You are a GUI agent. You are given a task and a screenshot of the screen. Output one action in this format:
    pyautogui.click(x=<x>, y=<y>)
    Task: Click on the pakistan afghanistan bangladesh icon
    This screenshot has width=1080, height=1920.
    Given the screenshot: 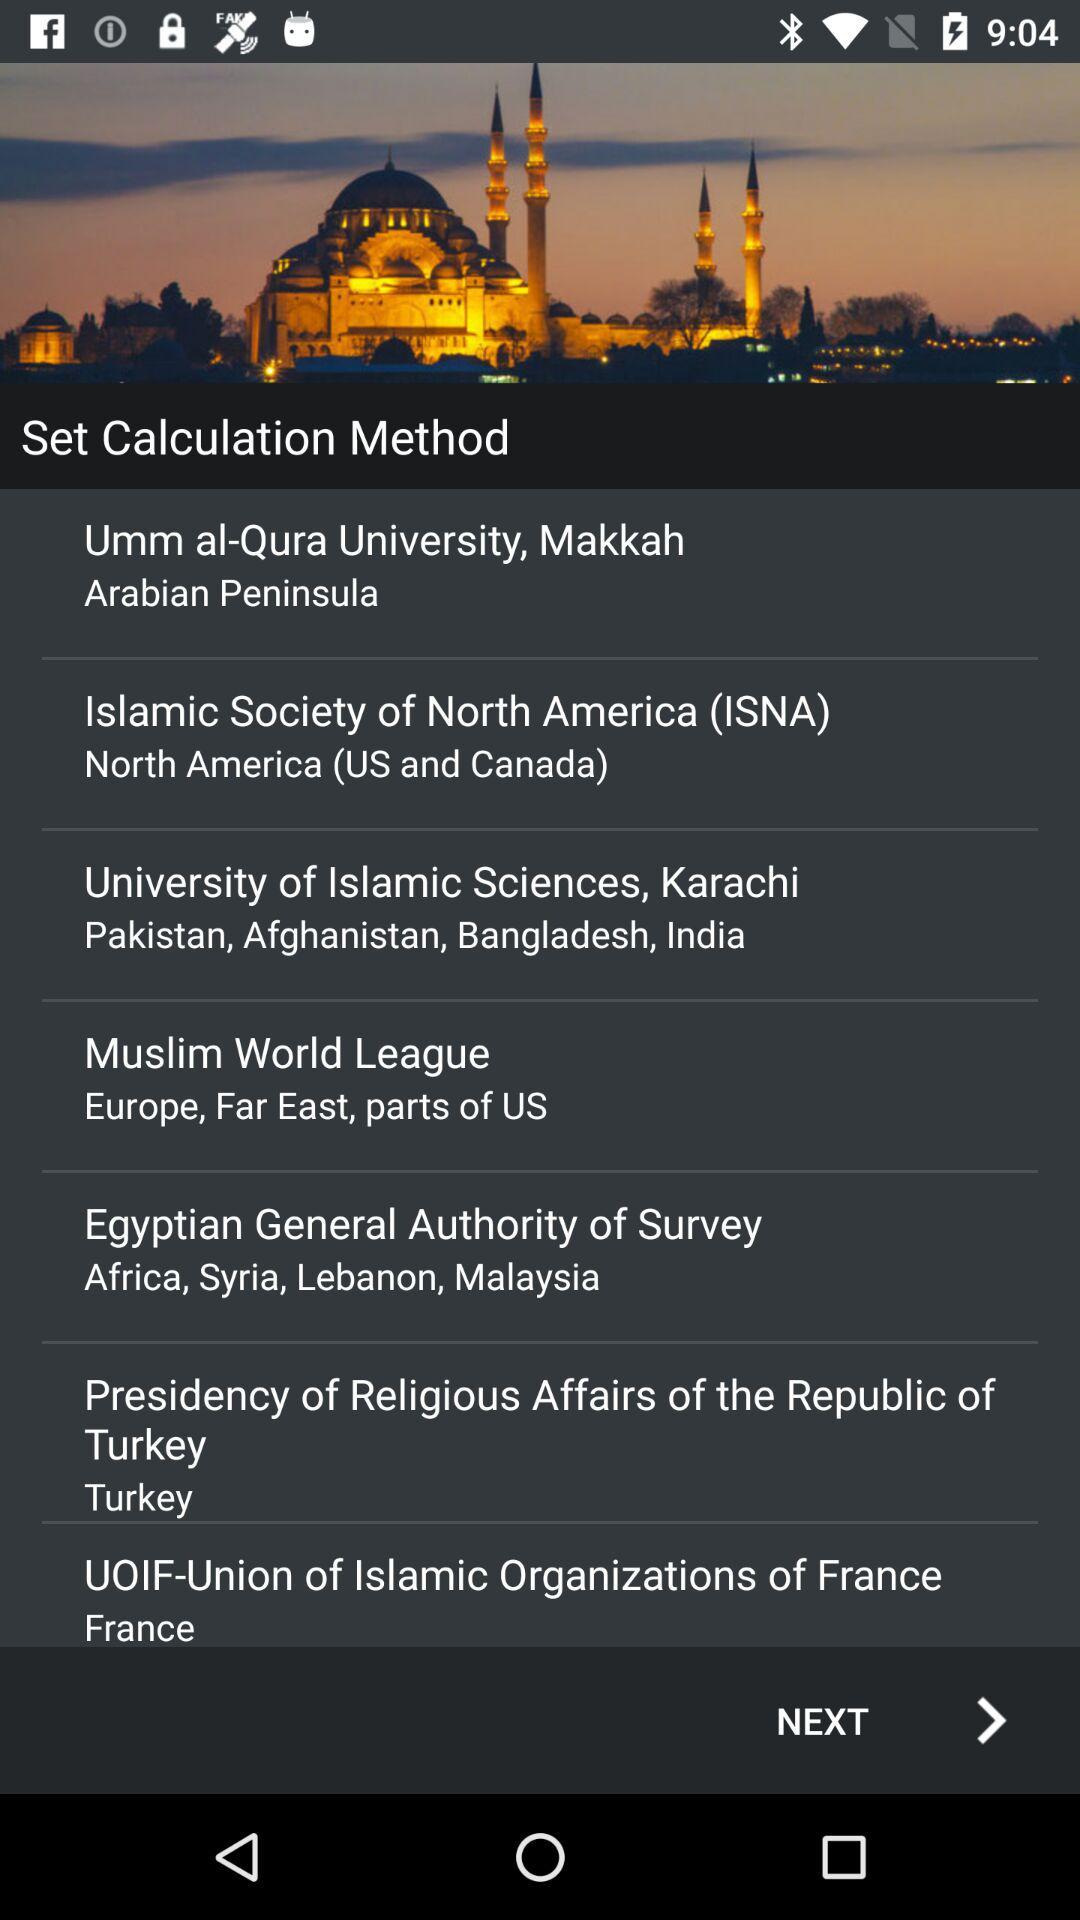 What is the action you would take?
    pyautogui.click(x=540, y=932)
    